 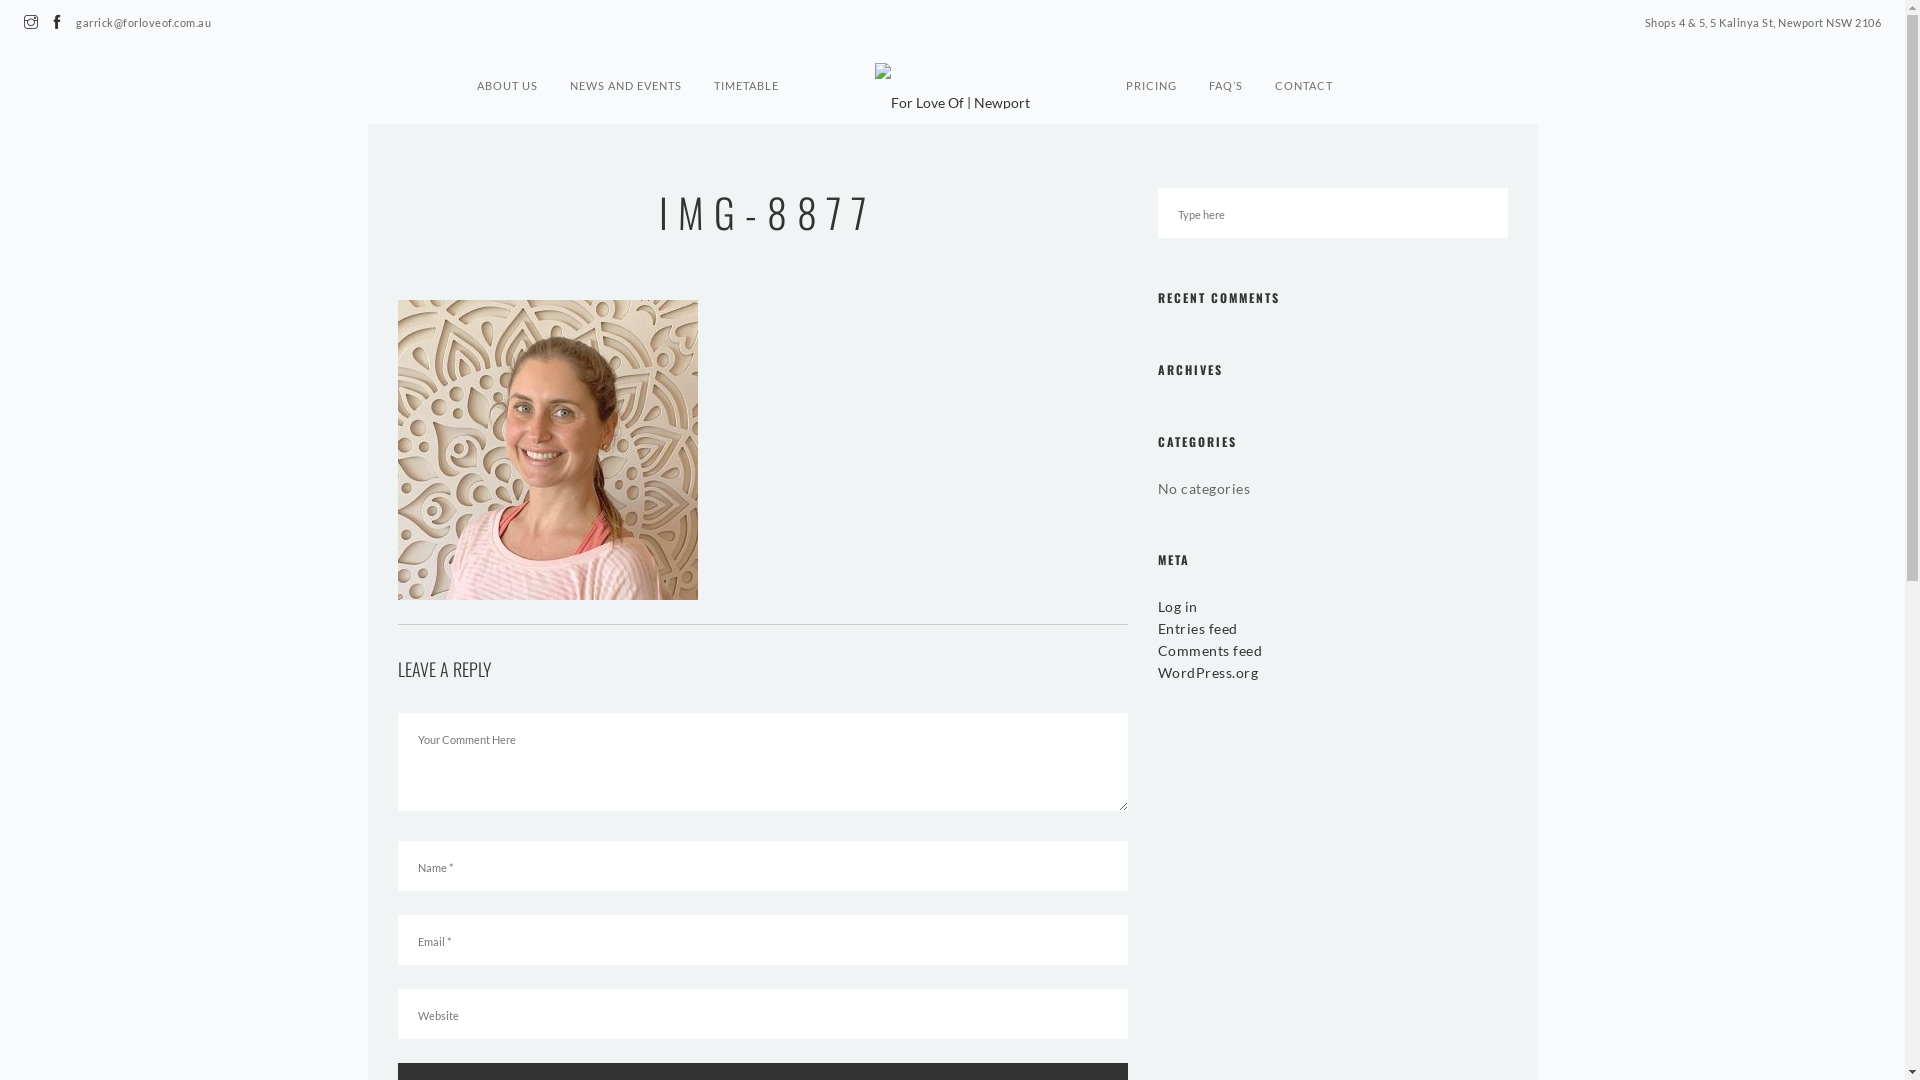 I want to click on 'Entries feed', so click(x=1157, y=627).